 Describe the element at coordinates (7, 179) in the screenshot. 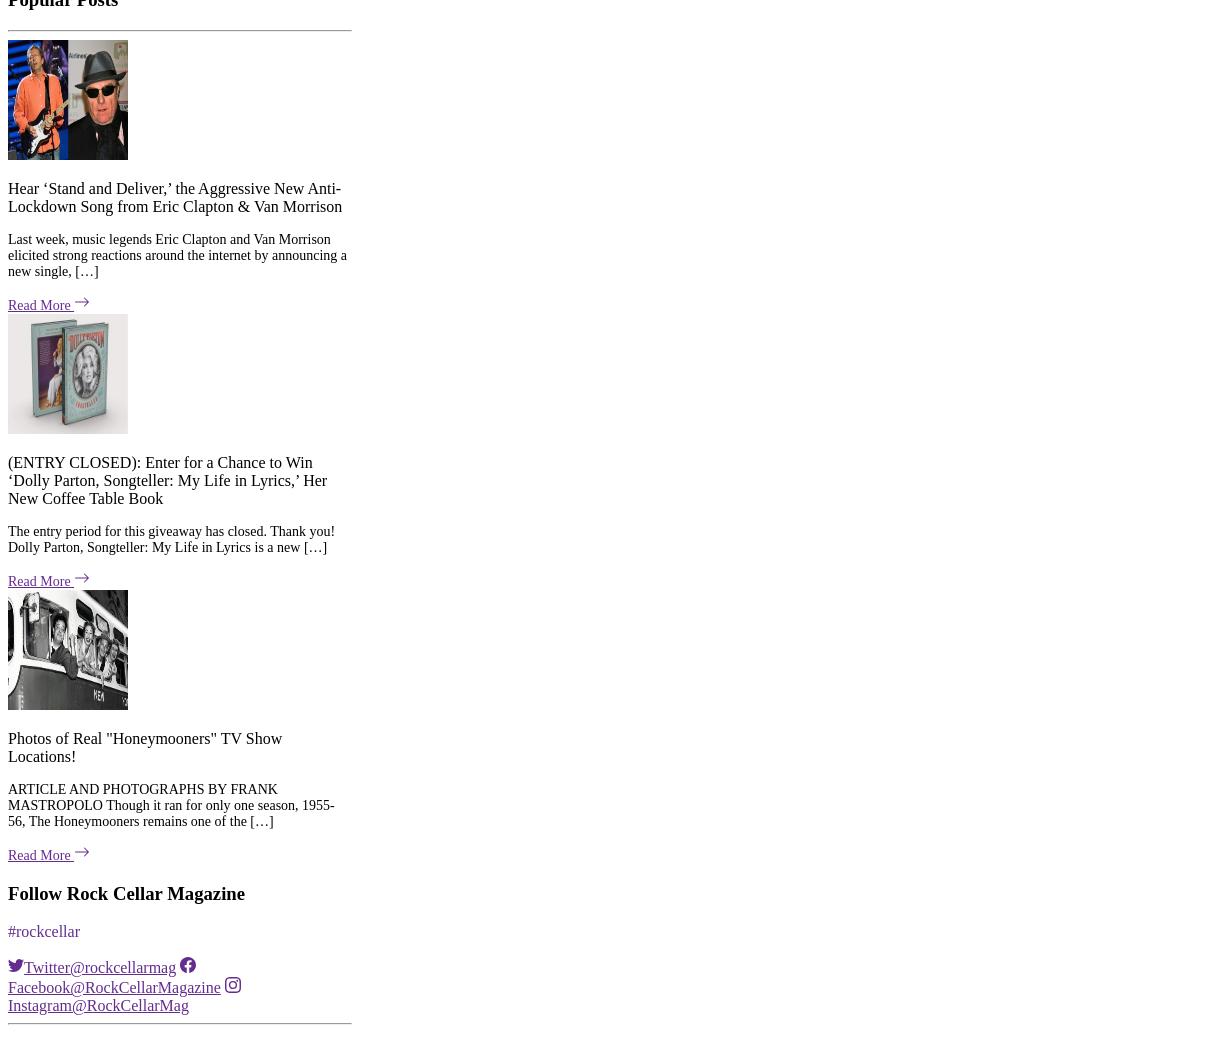

I see `'(ENTRY CLOSED): Enter for a Chance to Win ‘Dolly Parton, Songteller: My Life in Lyrics,’ Her New Coffee Table Book'` at that location.